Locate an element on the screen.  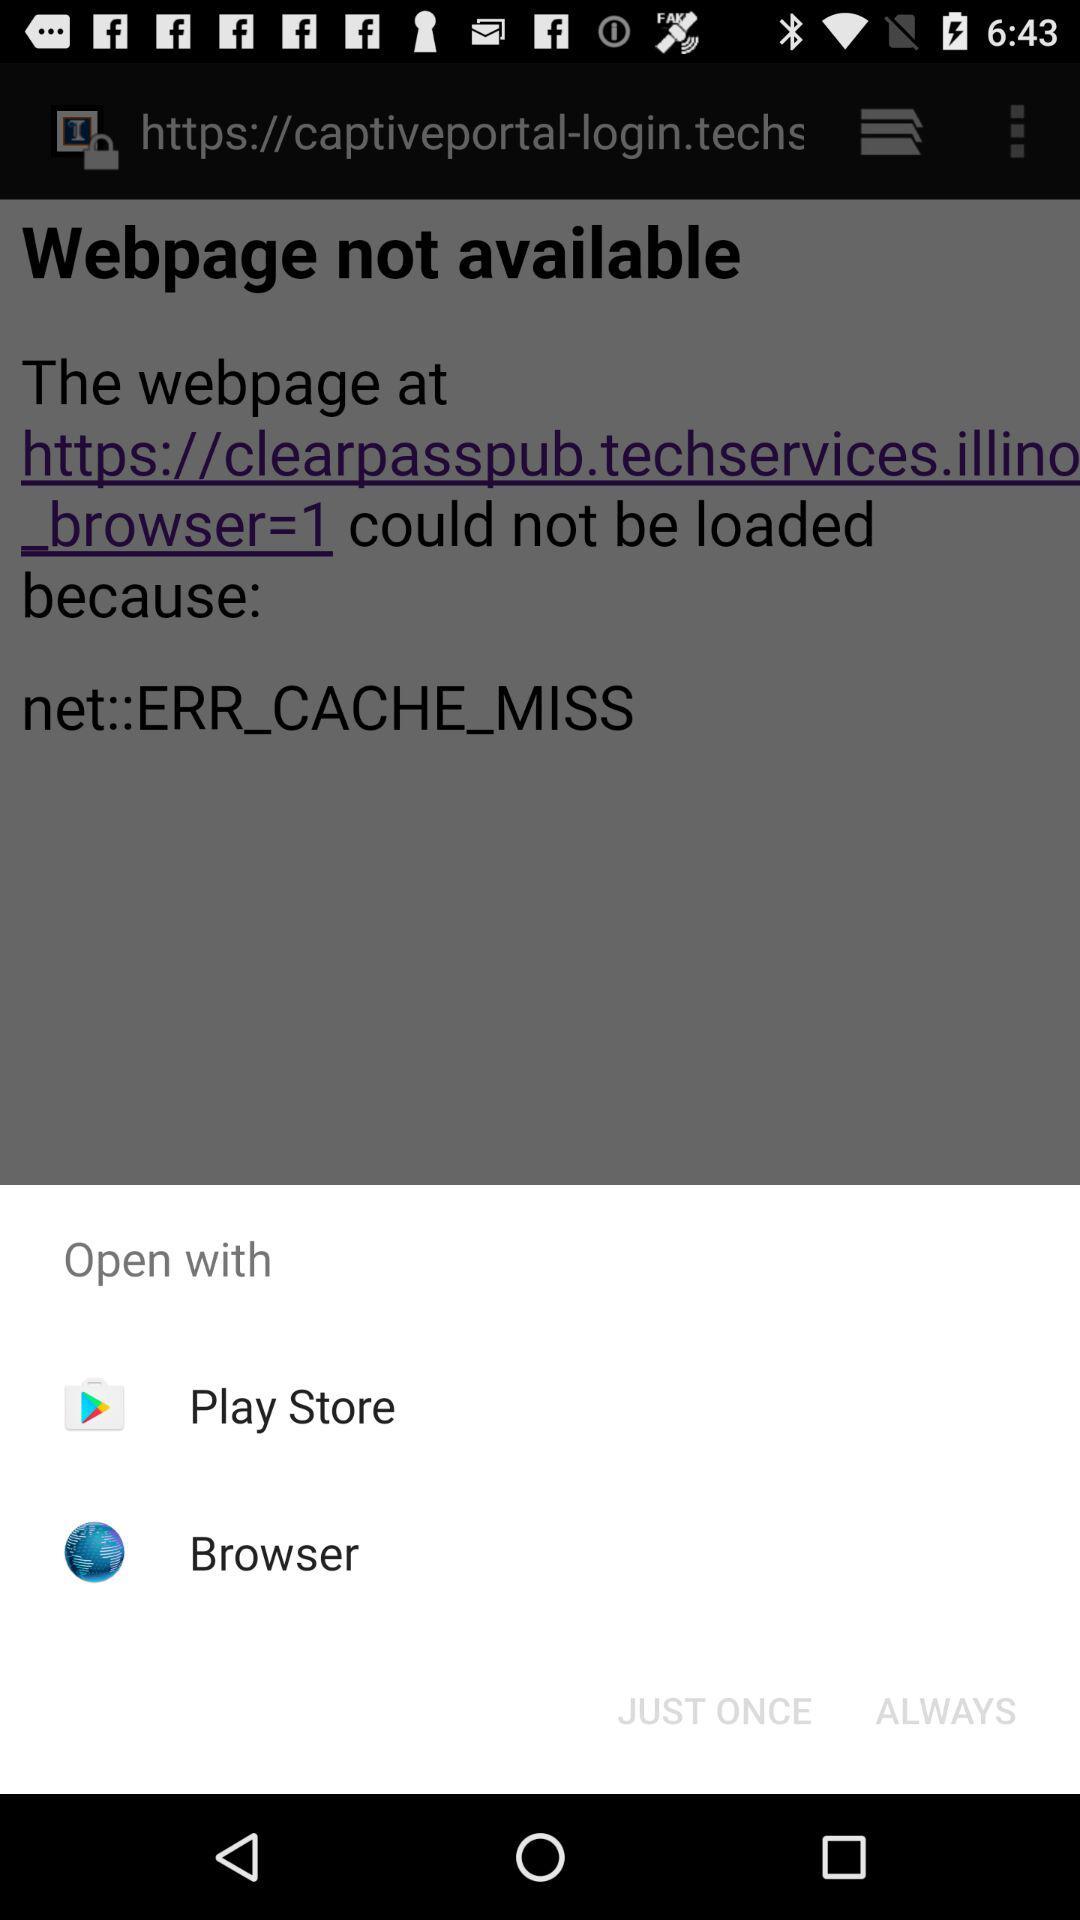
the icon next to just once item is located at coordinates (945, 1708).